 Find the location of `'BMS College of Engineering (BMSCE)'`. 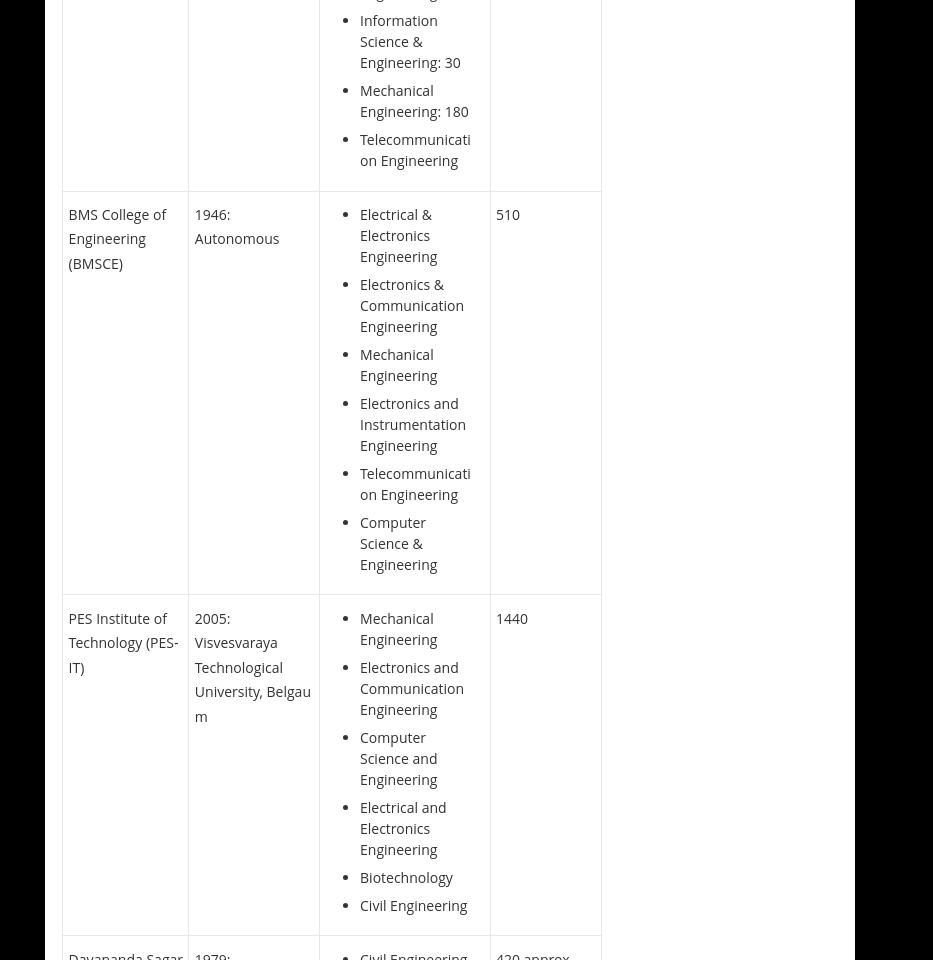

'BMS College of Engineering (BMSCE)' is located at coordinates (115, 237).